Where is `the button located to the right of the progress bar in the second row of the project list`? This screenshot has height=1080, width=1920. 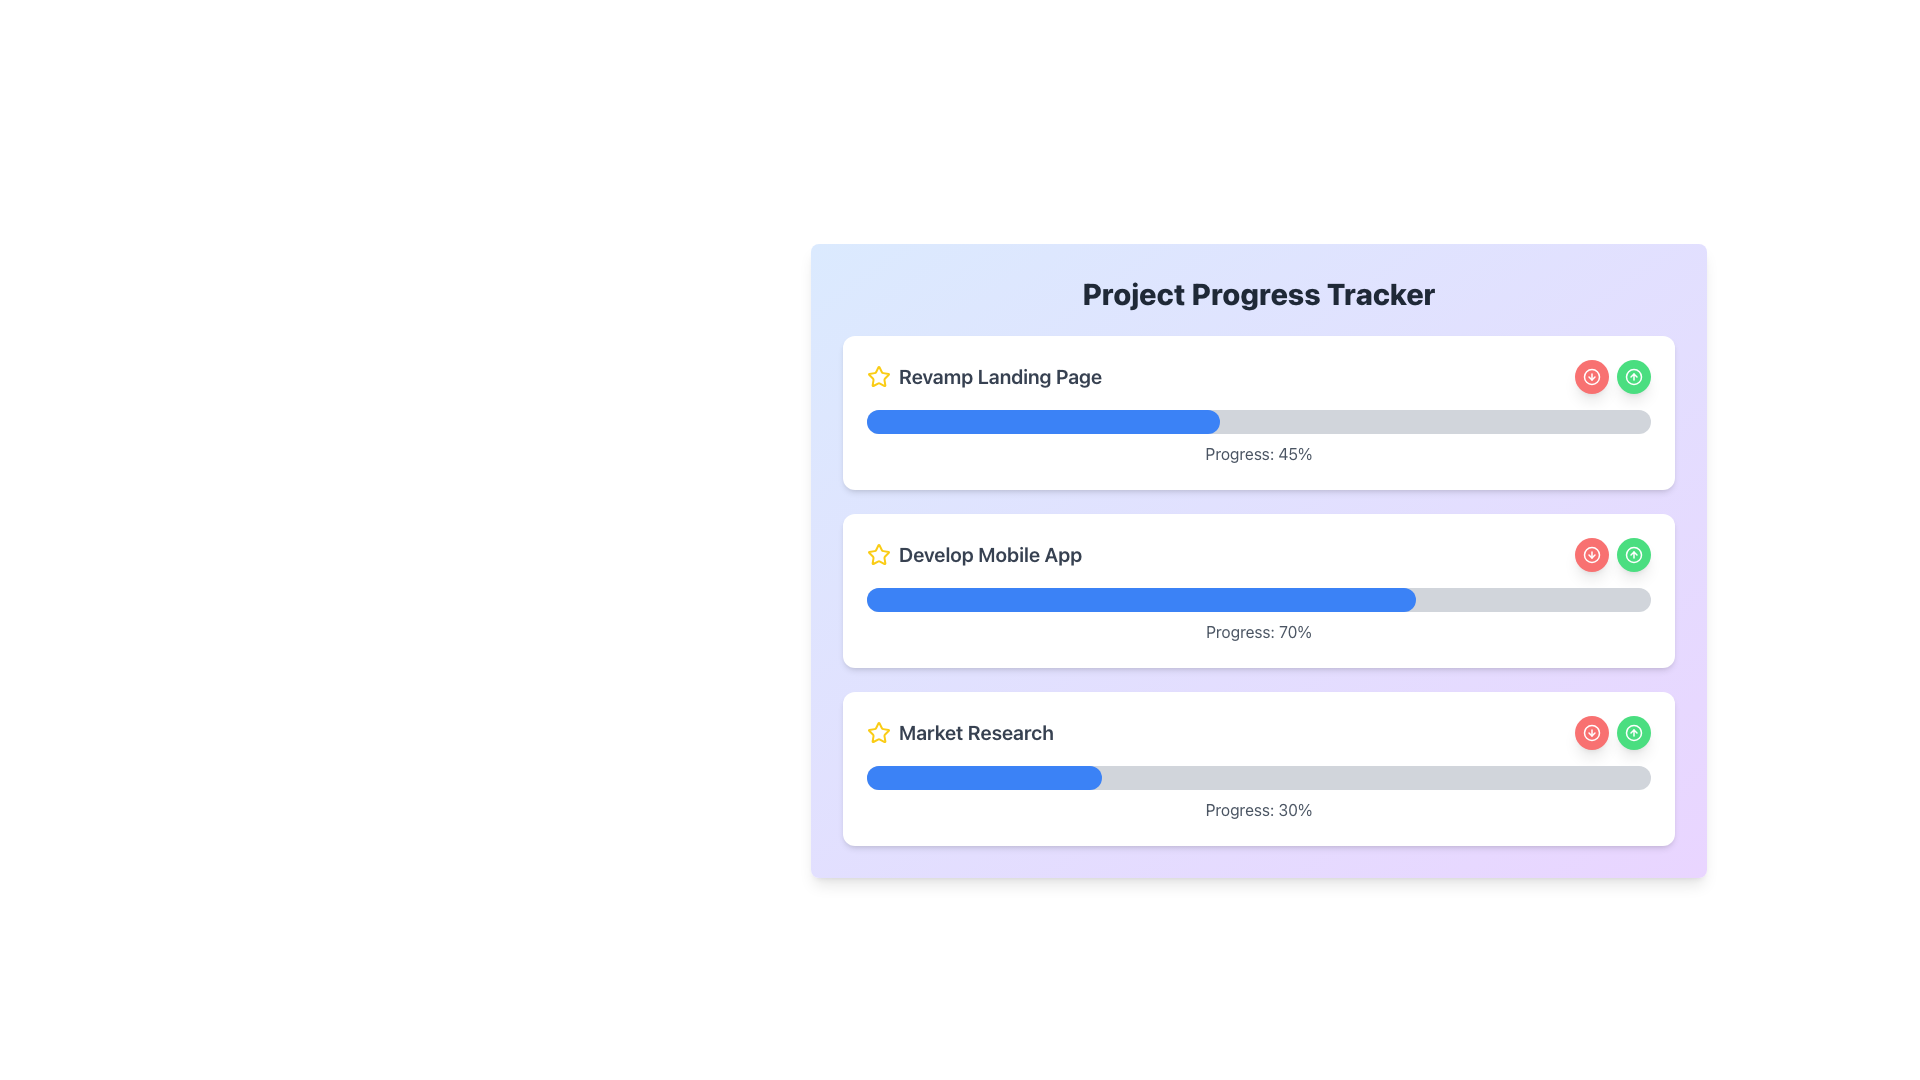 the button located to the right of the progress bar in the second row of the project list is located at coordinates (1633, 555).